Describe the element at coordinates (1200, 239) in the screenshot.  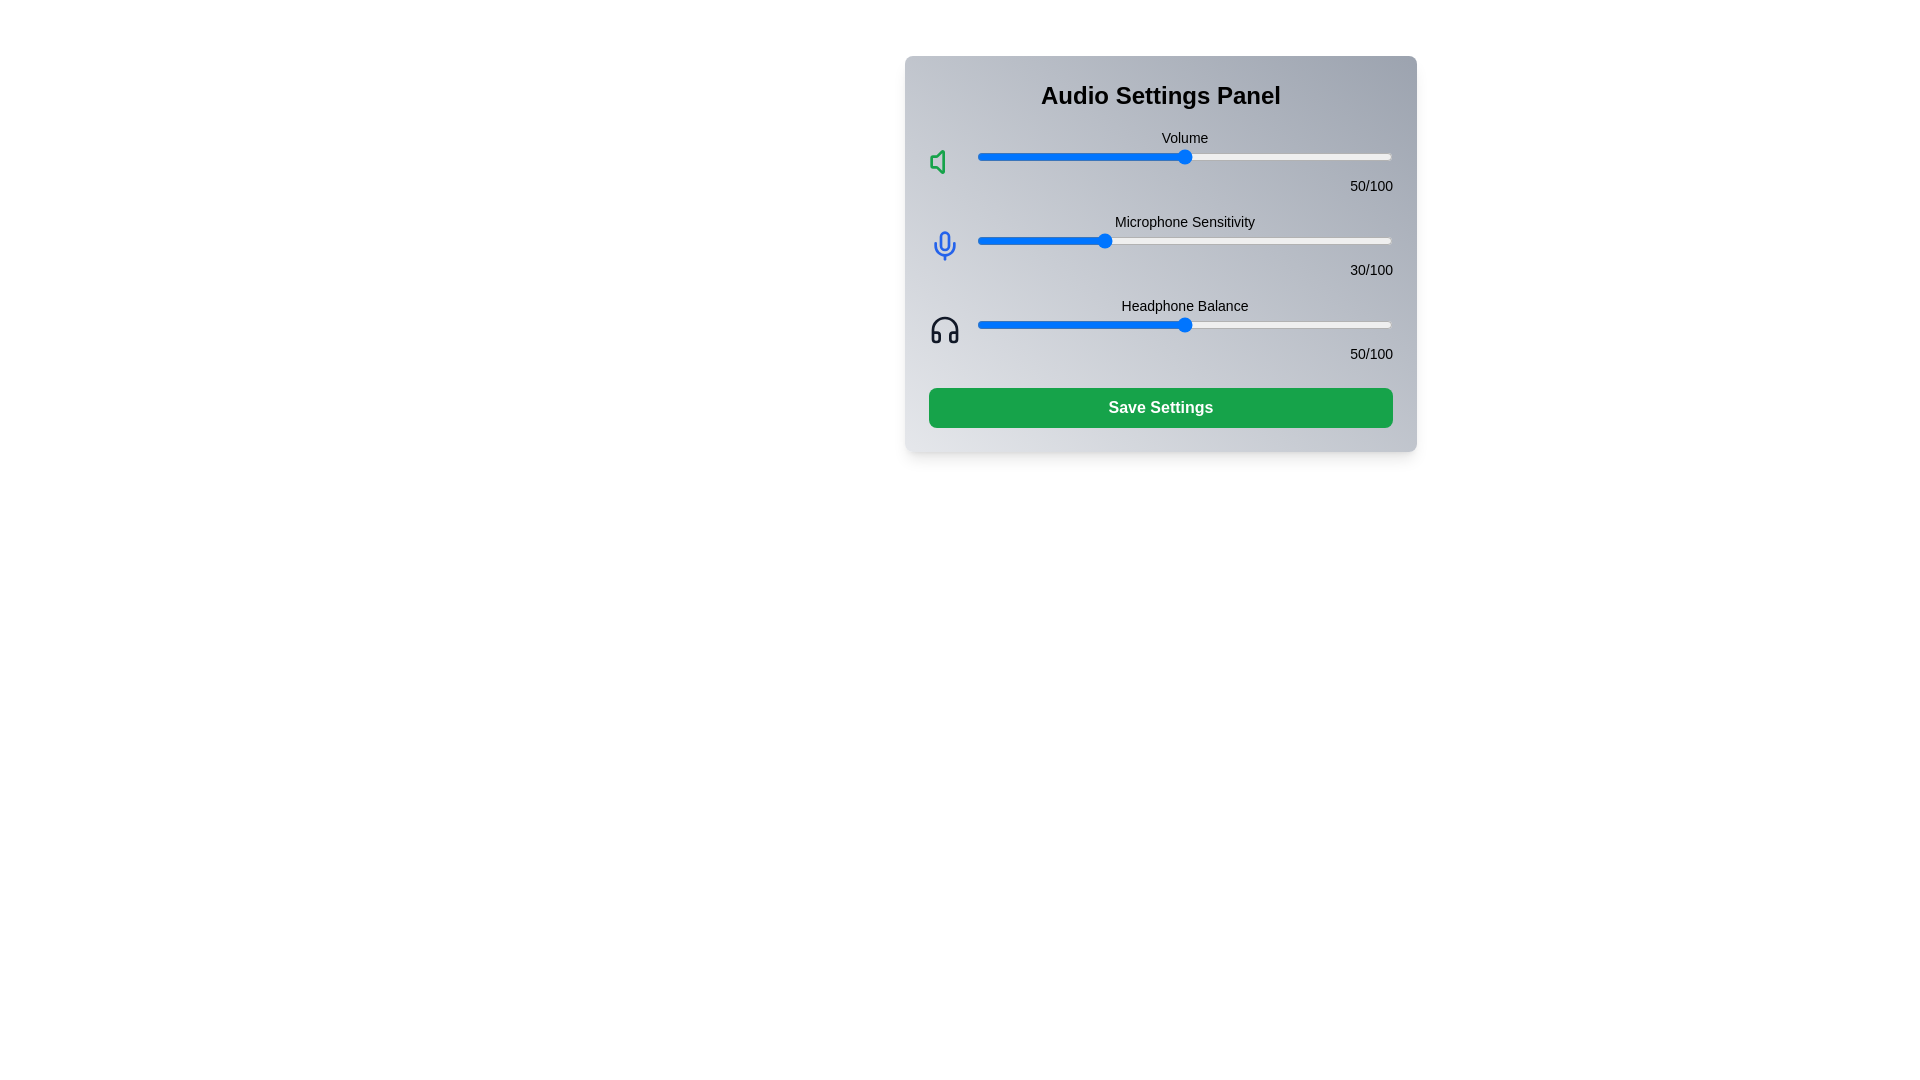
I see `microphone sensitivity` at that location.